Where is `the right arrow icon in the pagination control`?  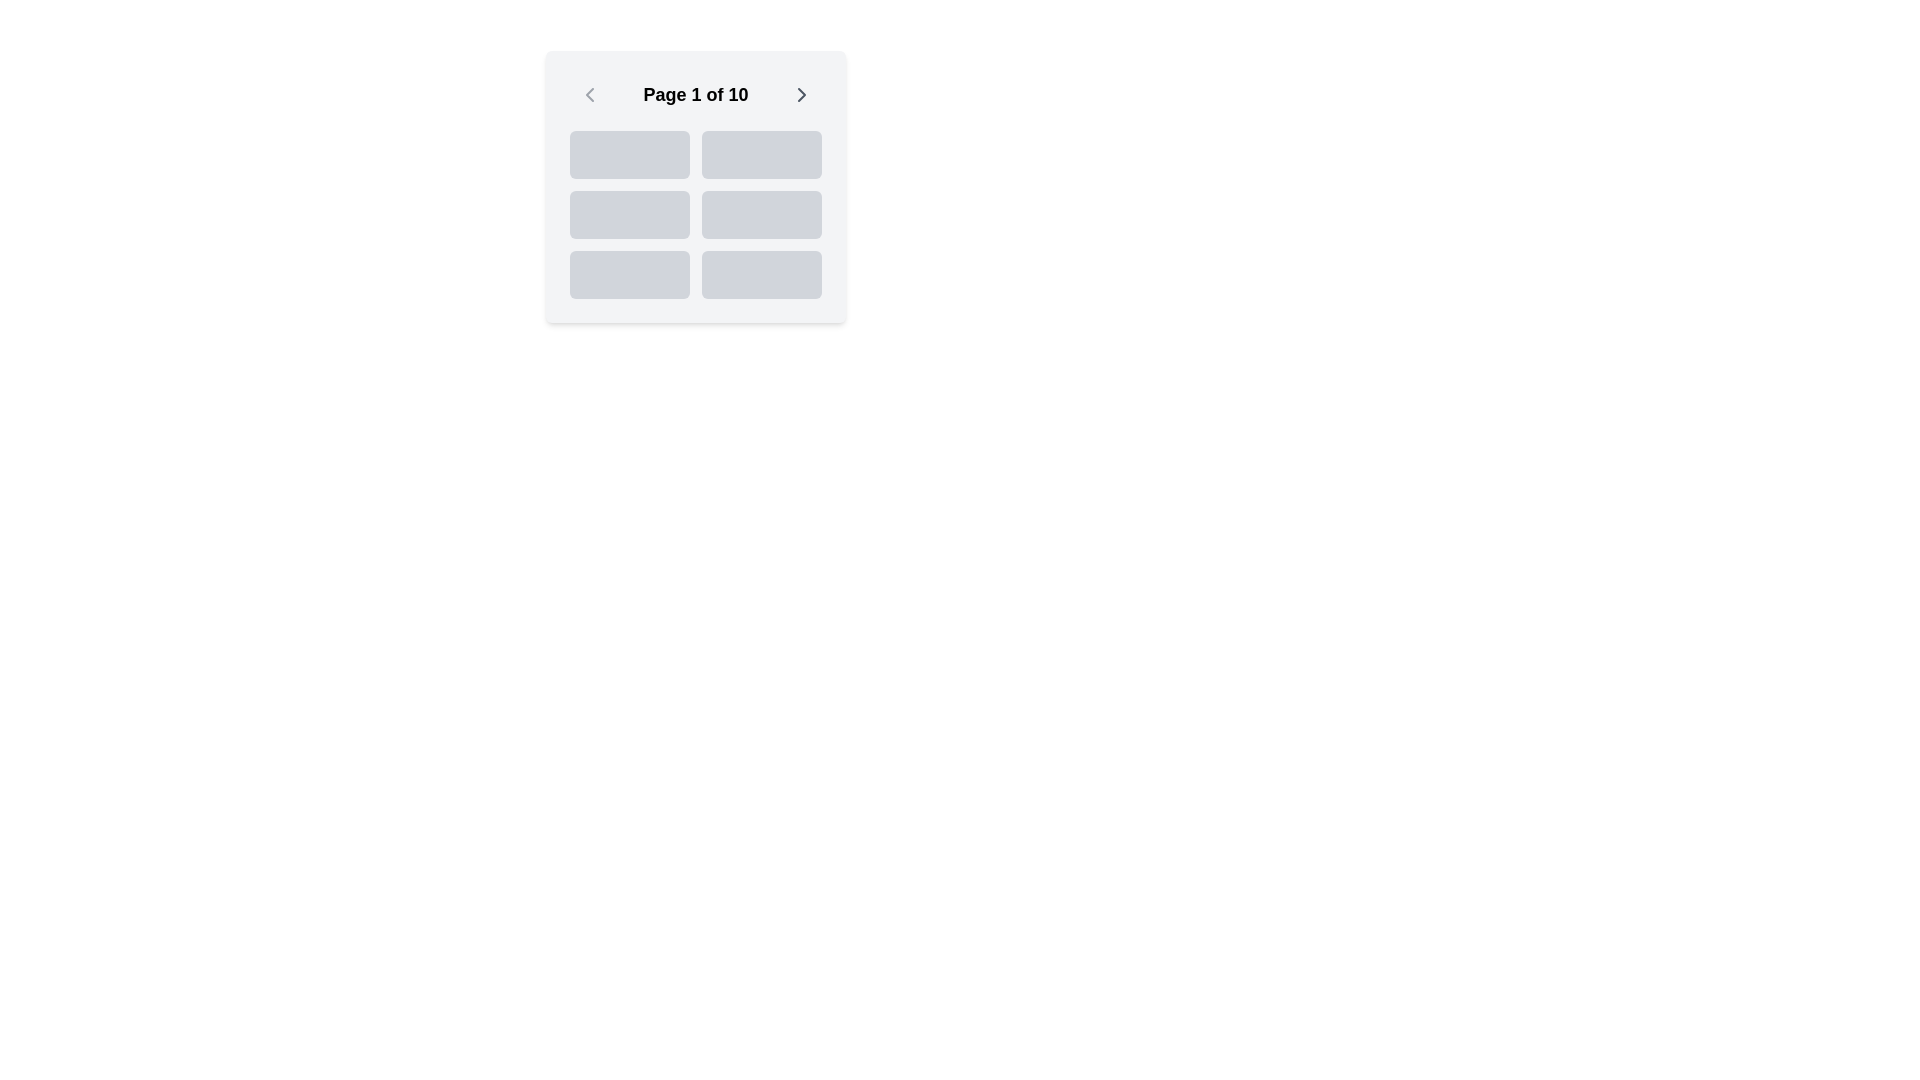 the right arrow icon in the pagination control is located at coordinates (801, 95).